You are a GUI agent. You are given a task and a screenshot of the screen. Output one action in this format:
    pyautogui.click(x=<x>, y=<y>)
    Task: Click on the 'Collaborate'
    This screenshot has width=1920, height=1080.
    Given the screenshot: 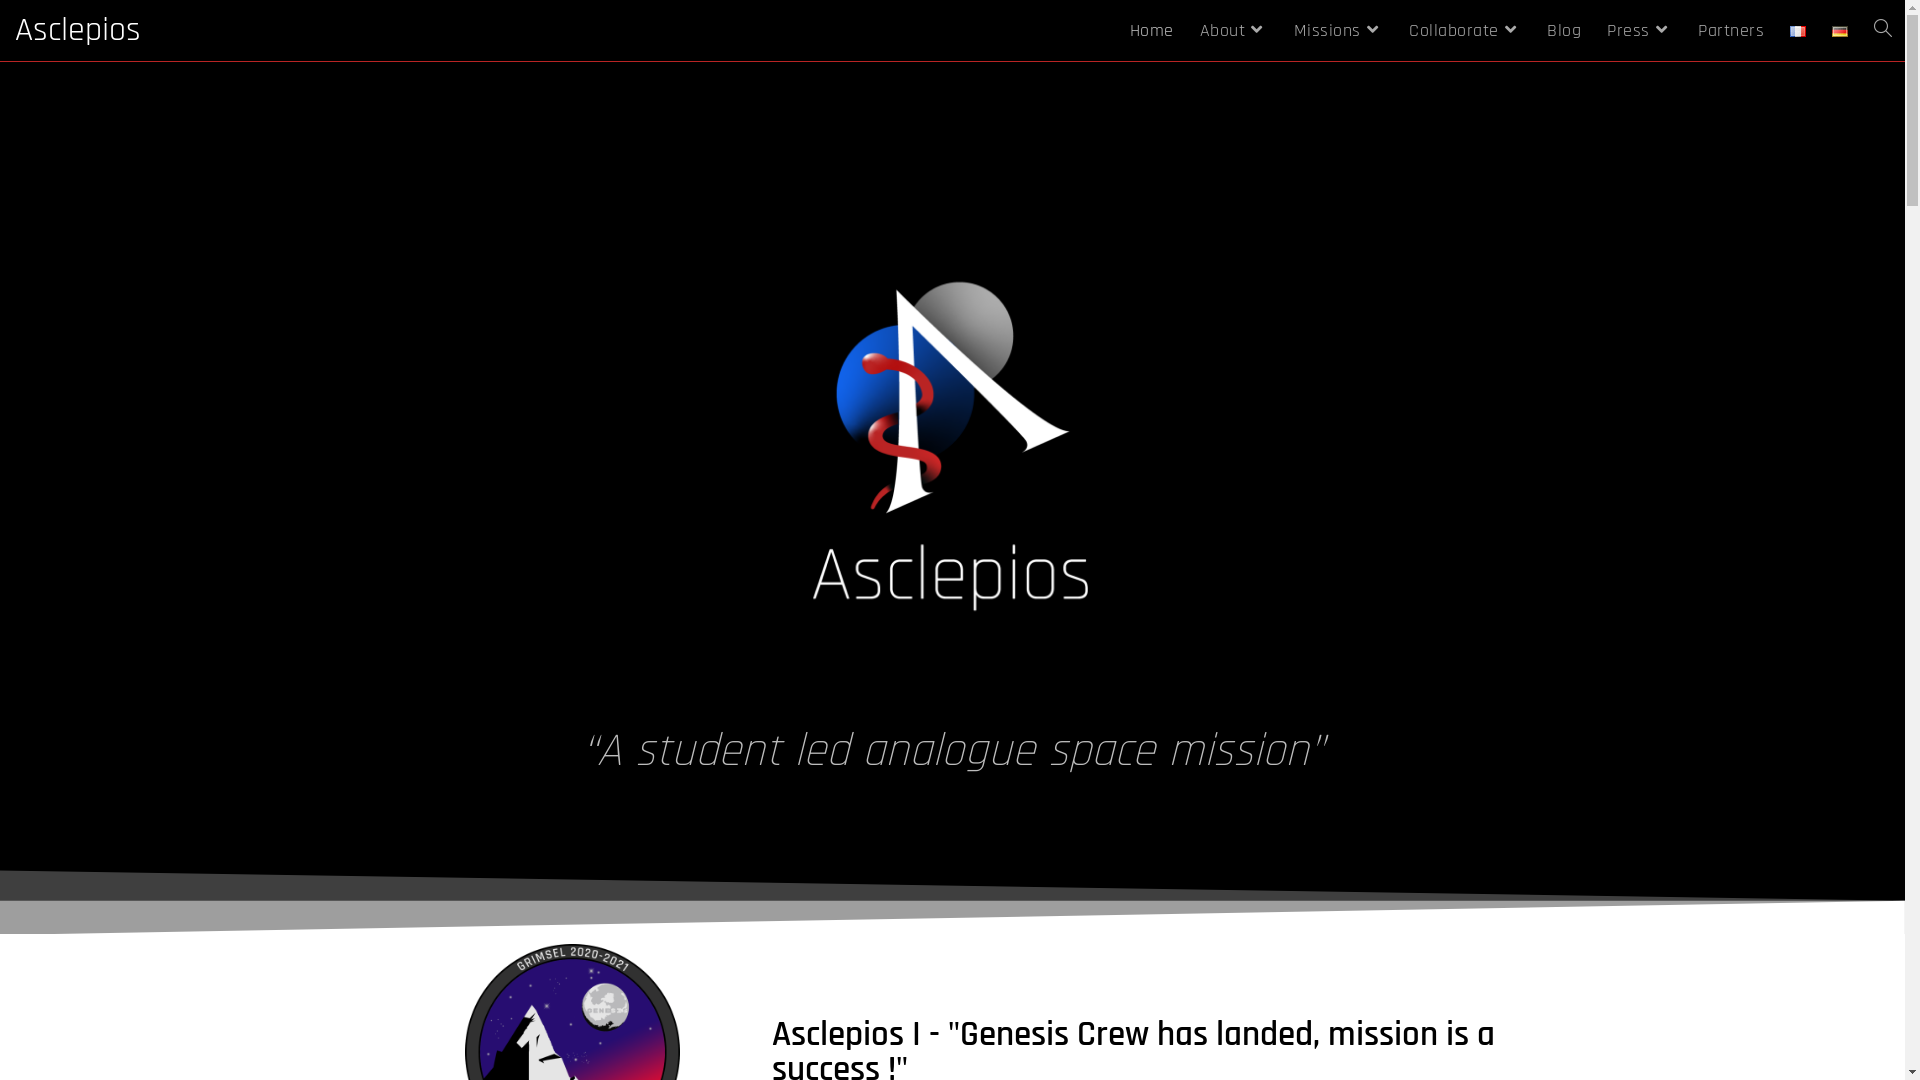 What is the action you would take?
    pyautogui.click(x=1464, y=30)
    